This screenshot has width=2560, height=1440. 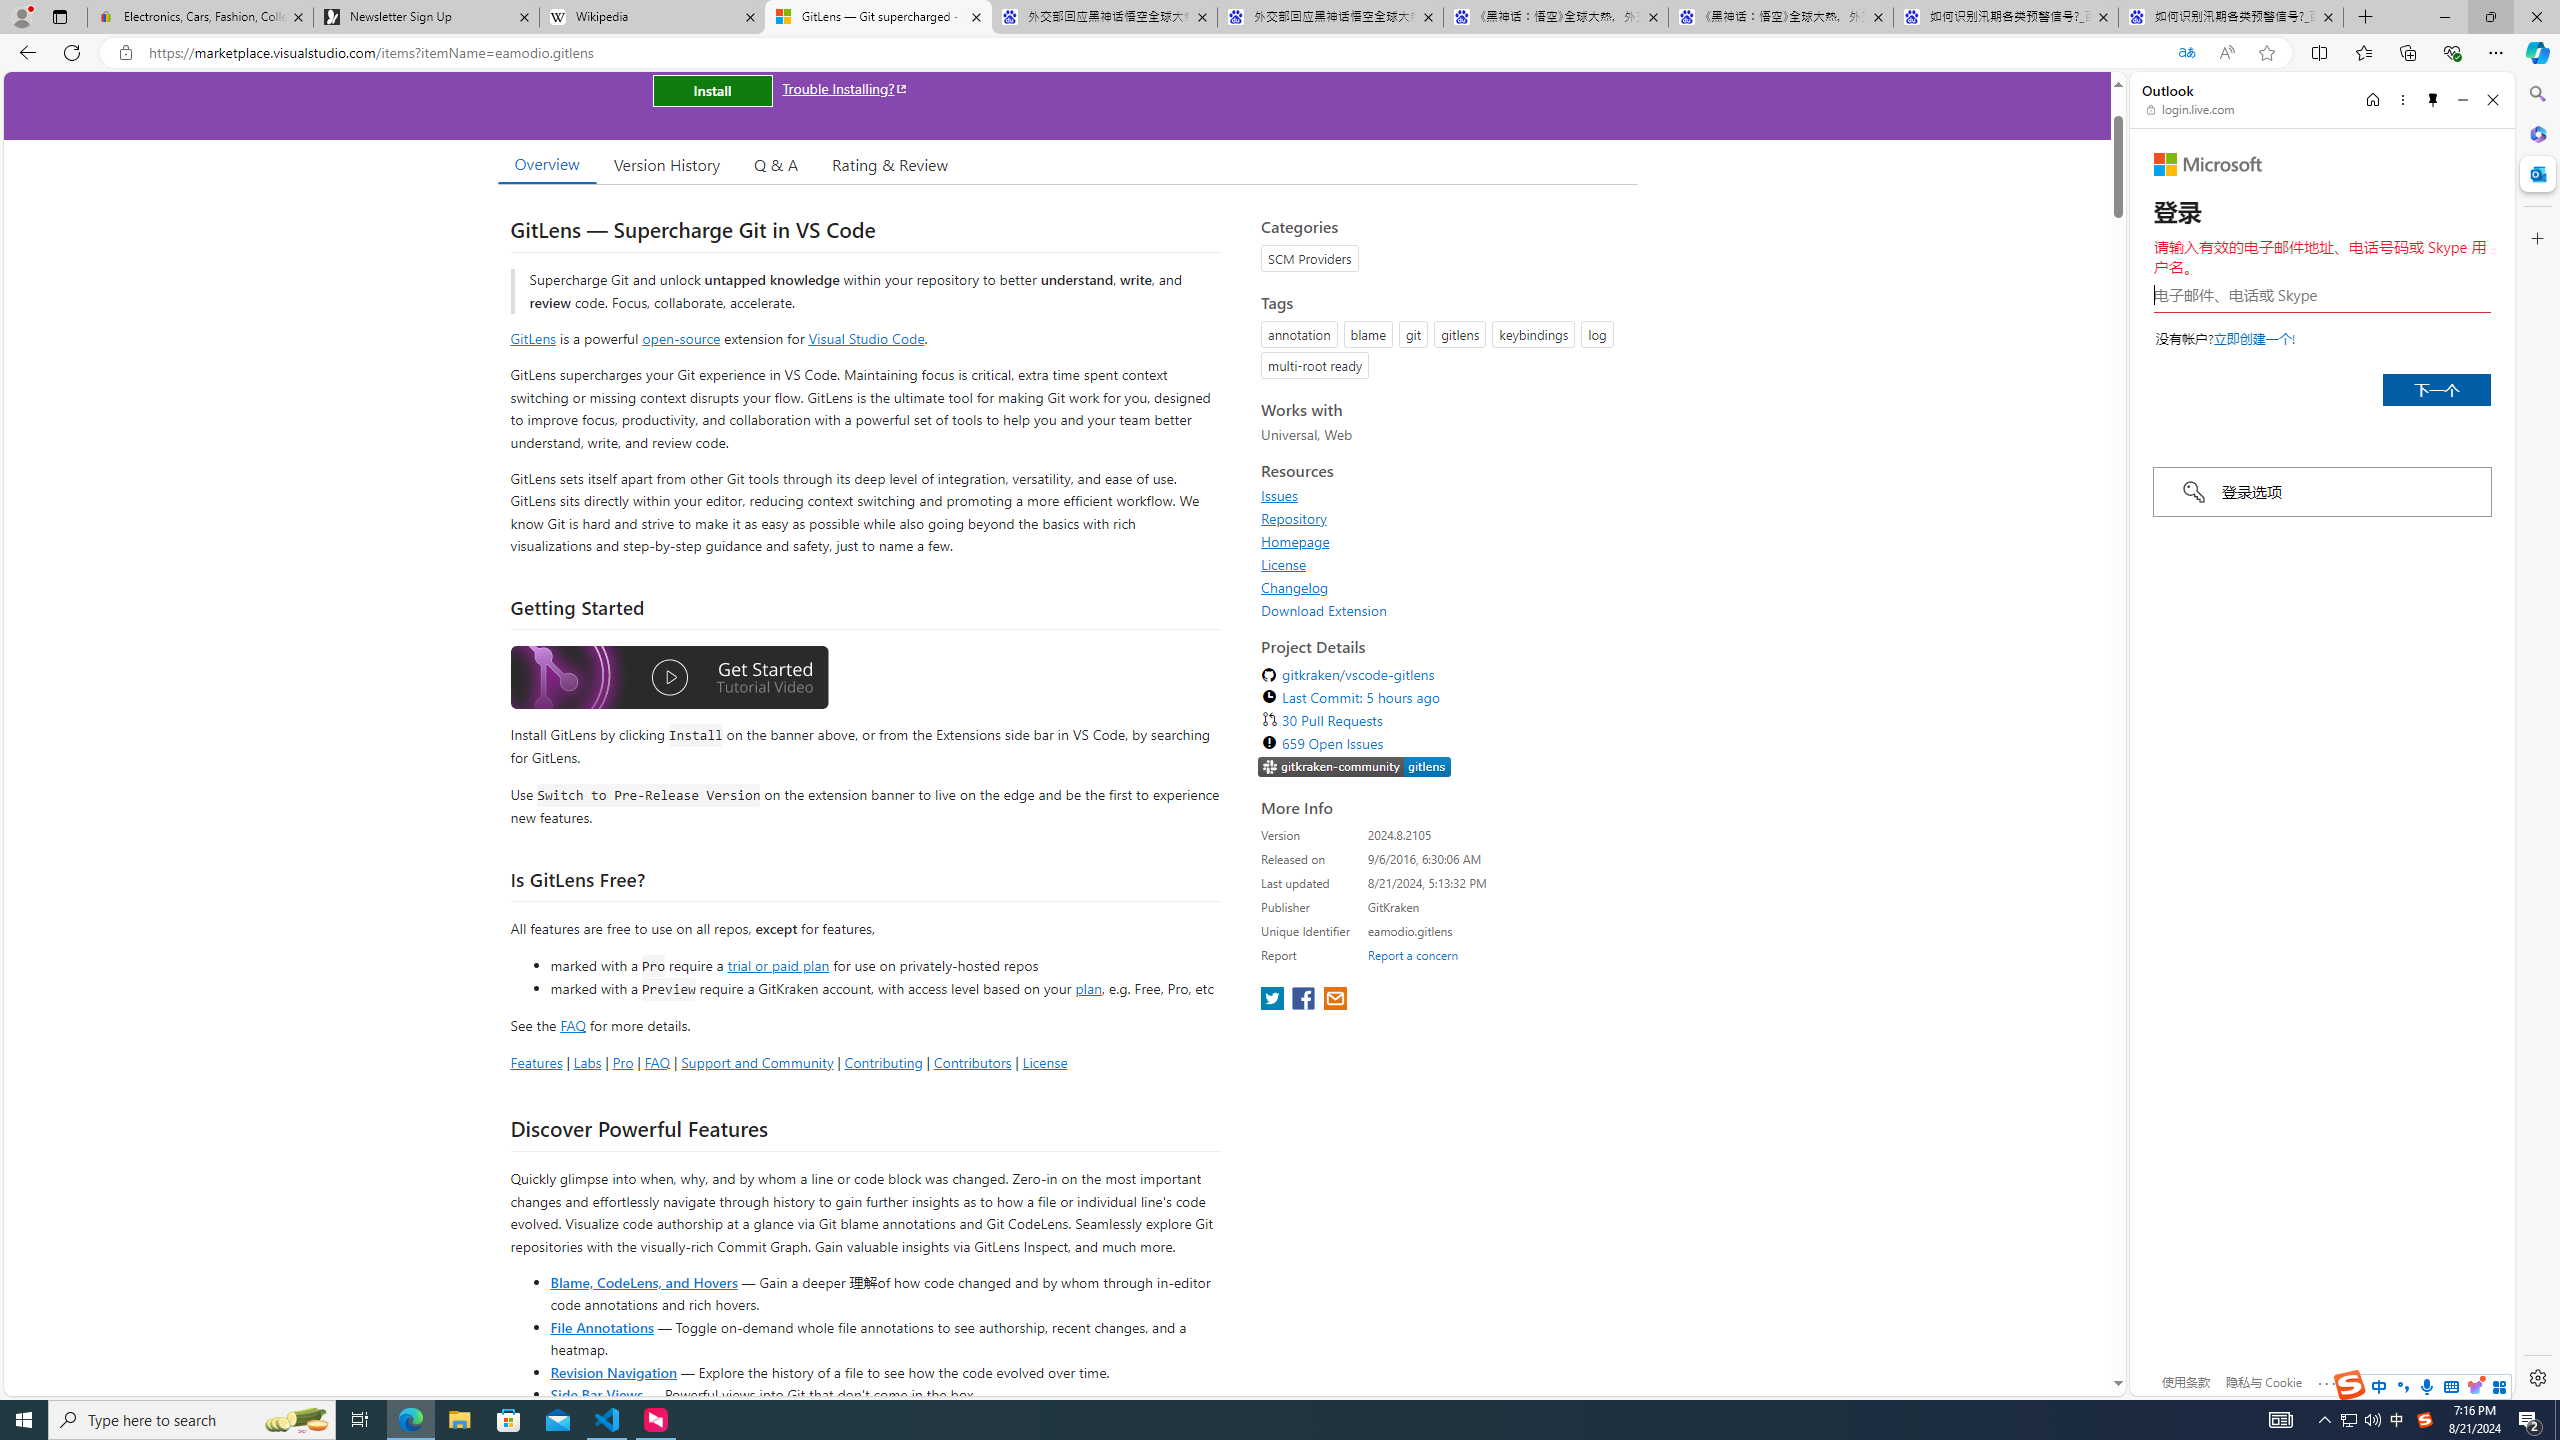 I want to click on 'Watch the GitLens Getting Started video', so click(x=668, y=681).